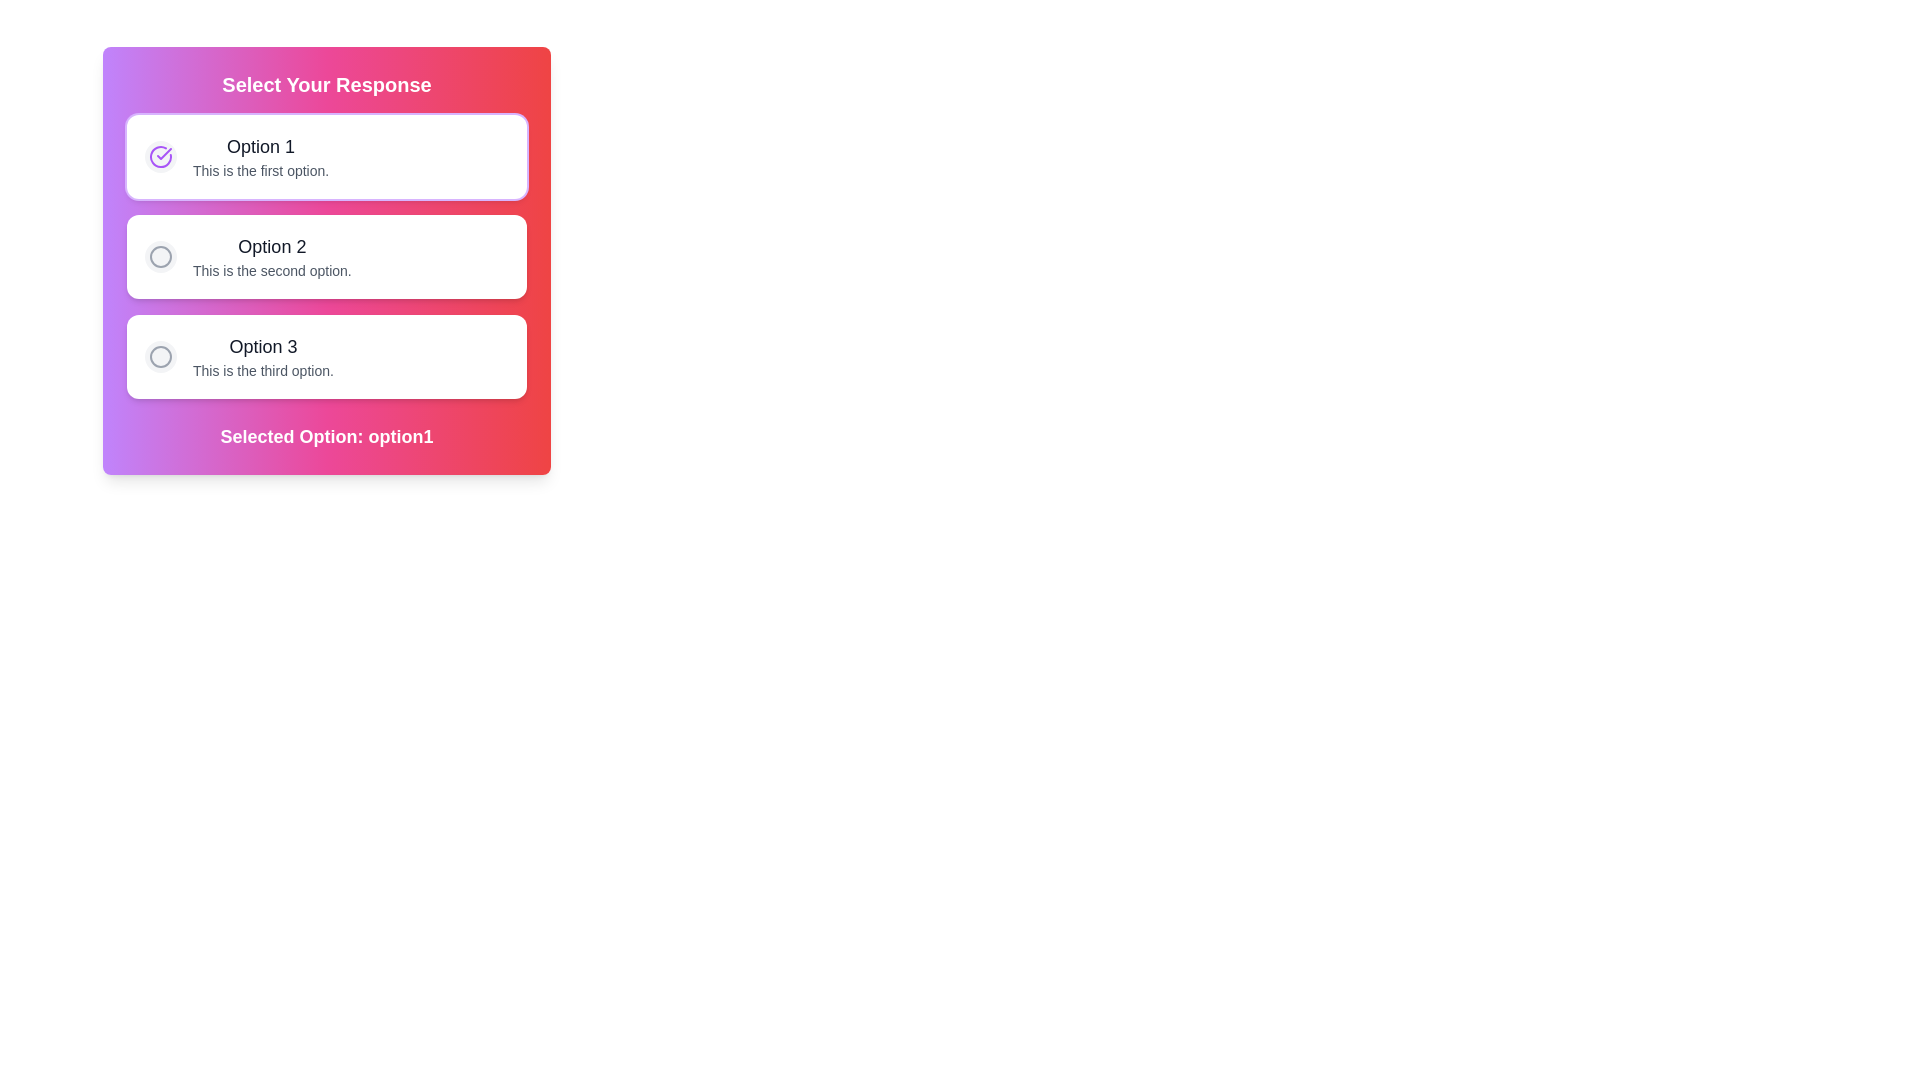 The image size is (1920, 1080). Describe the element at coordinates (260, 169) in the screenshot. I see `the descriptive text label located directly below 'Option 1' in the first selectable option section of the response form` at that location.